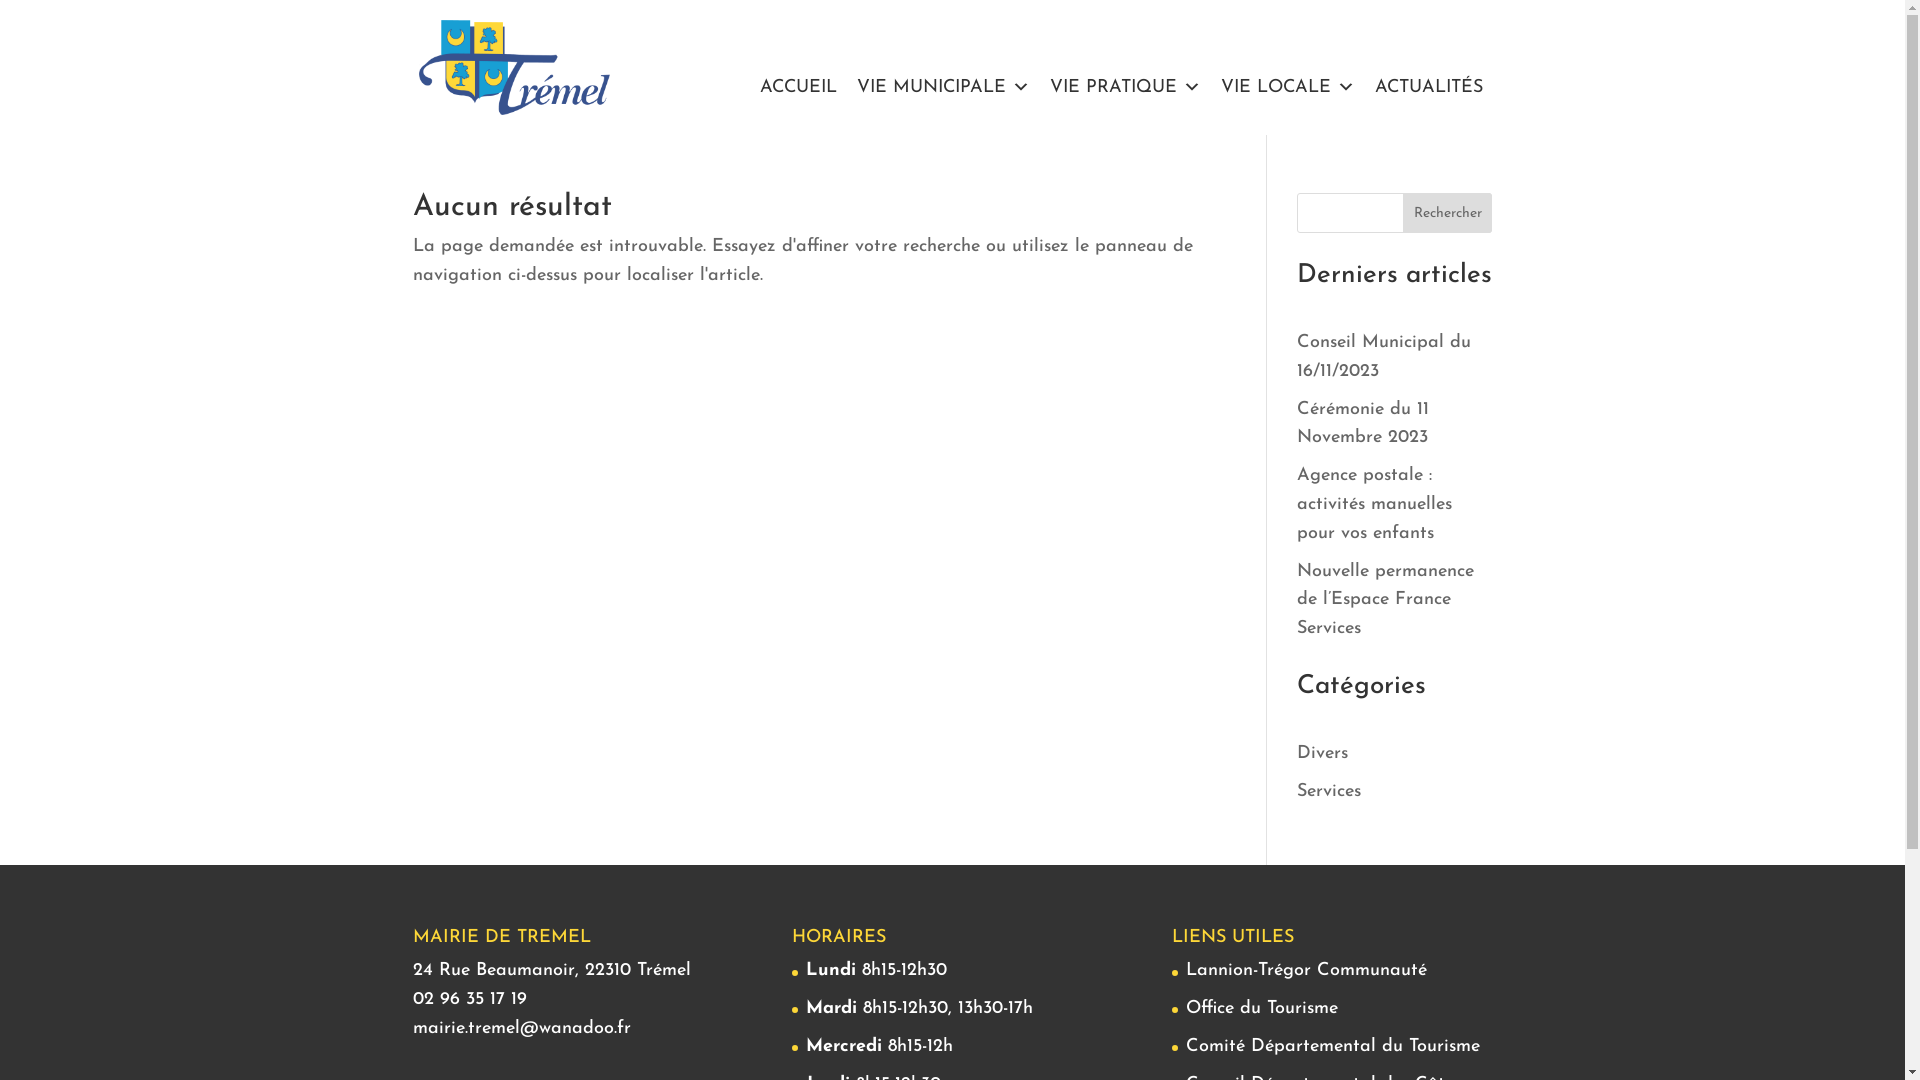 The height and width of the screenshot is (1080, 1920). What do you see at coordinates (1382, 356) in the screenshot?
I see `'Conseil Municipal du 16/11/2023'` at bounding box center [1382, 356].